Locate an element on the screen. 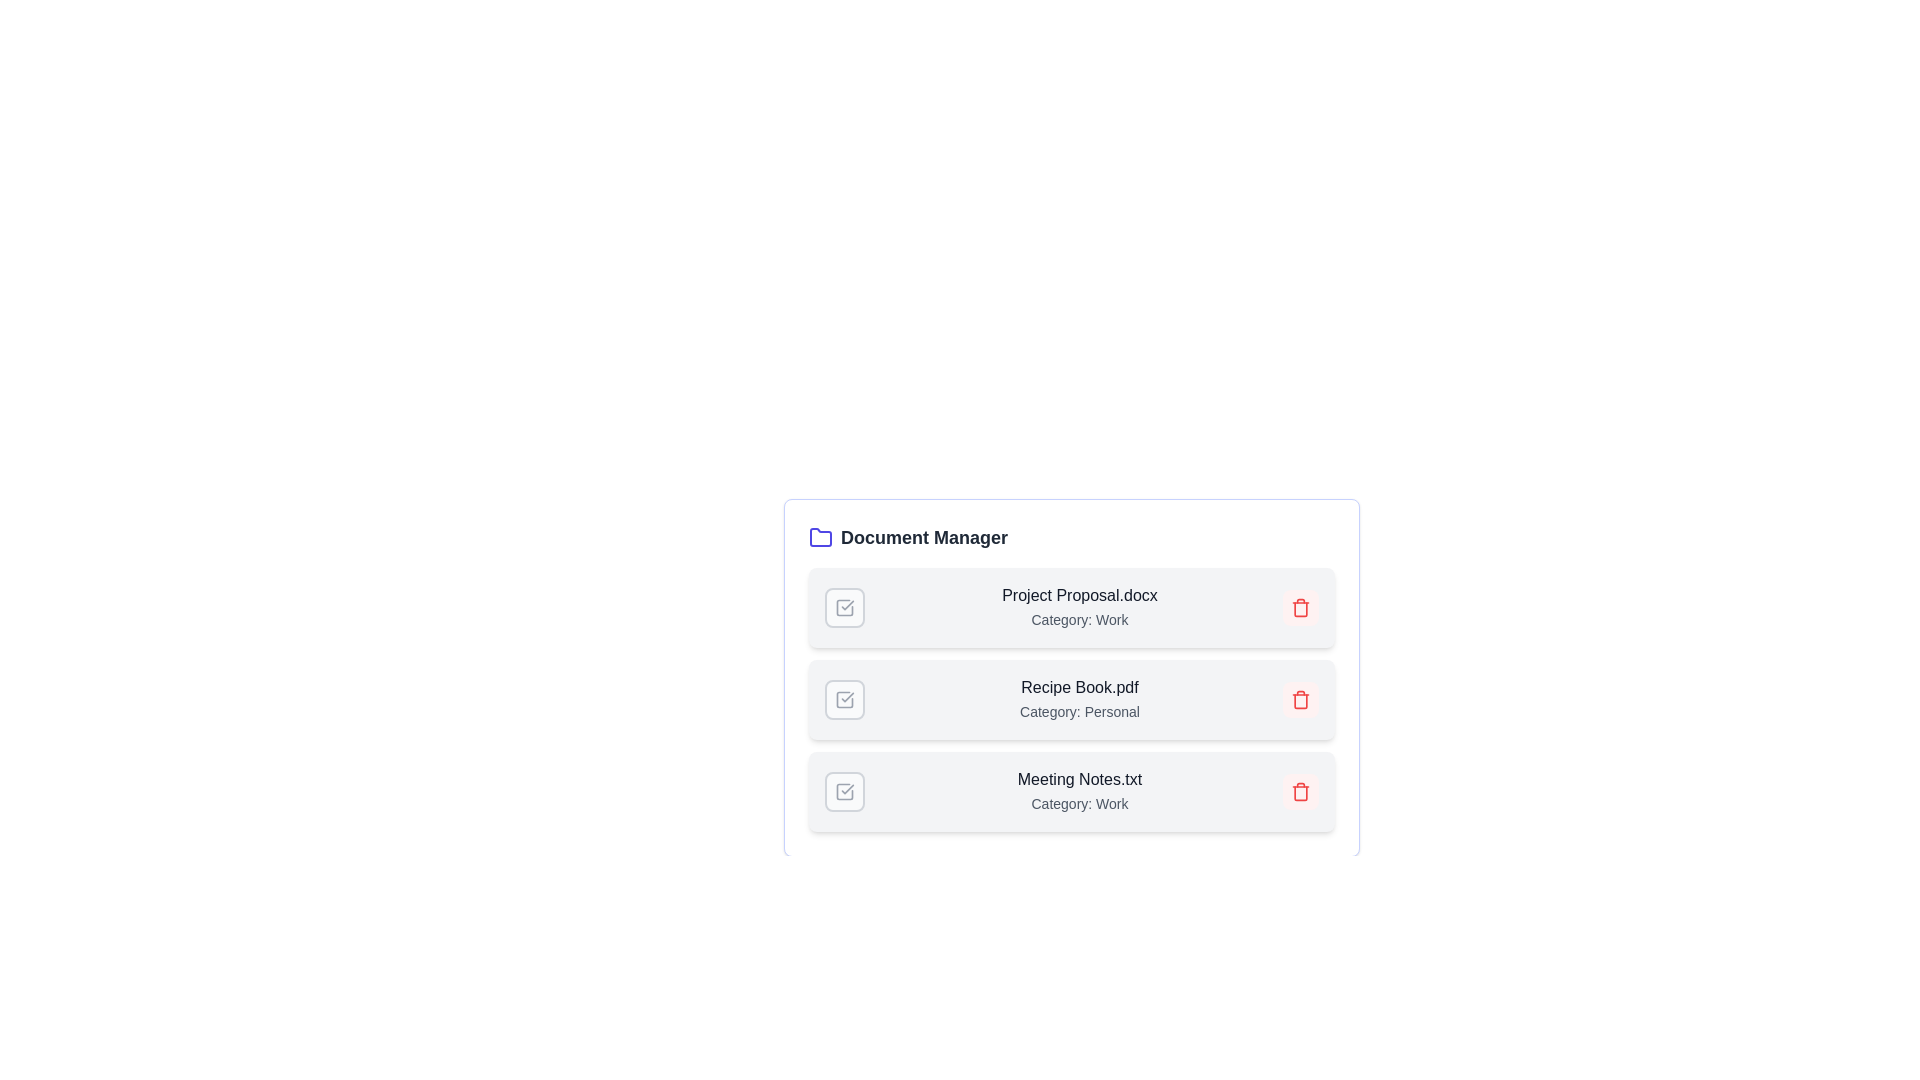 The image size is (1920, 1080). file name and category from the text display representing a file entry in the document manager, located in the third row between 'Recipe Book.pdf' and the interface component below is located at coordinates (1079, 790).